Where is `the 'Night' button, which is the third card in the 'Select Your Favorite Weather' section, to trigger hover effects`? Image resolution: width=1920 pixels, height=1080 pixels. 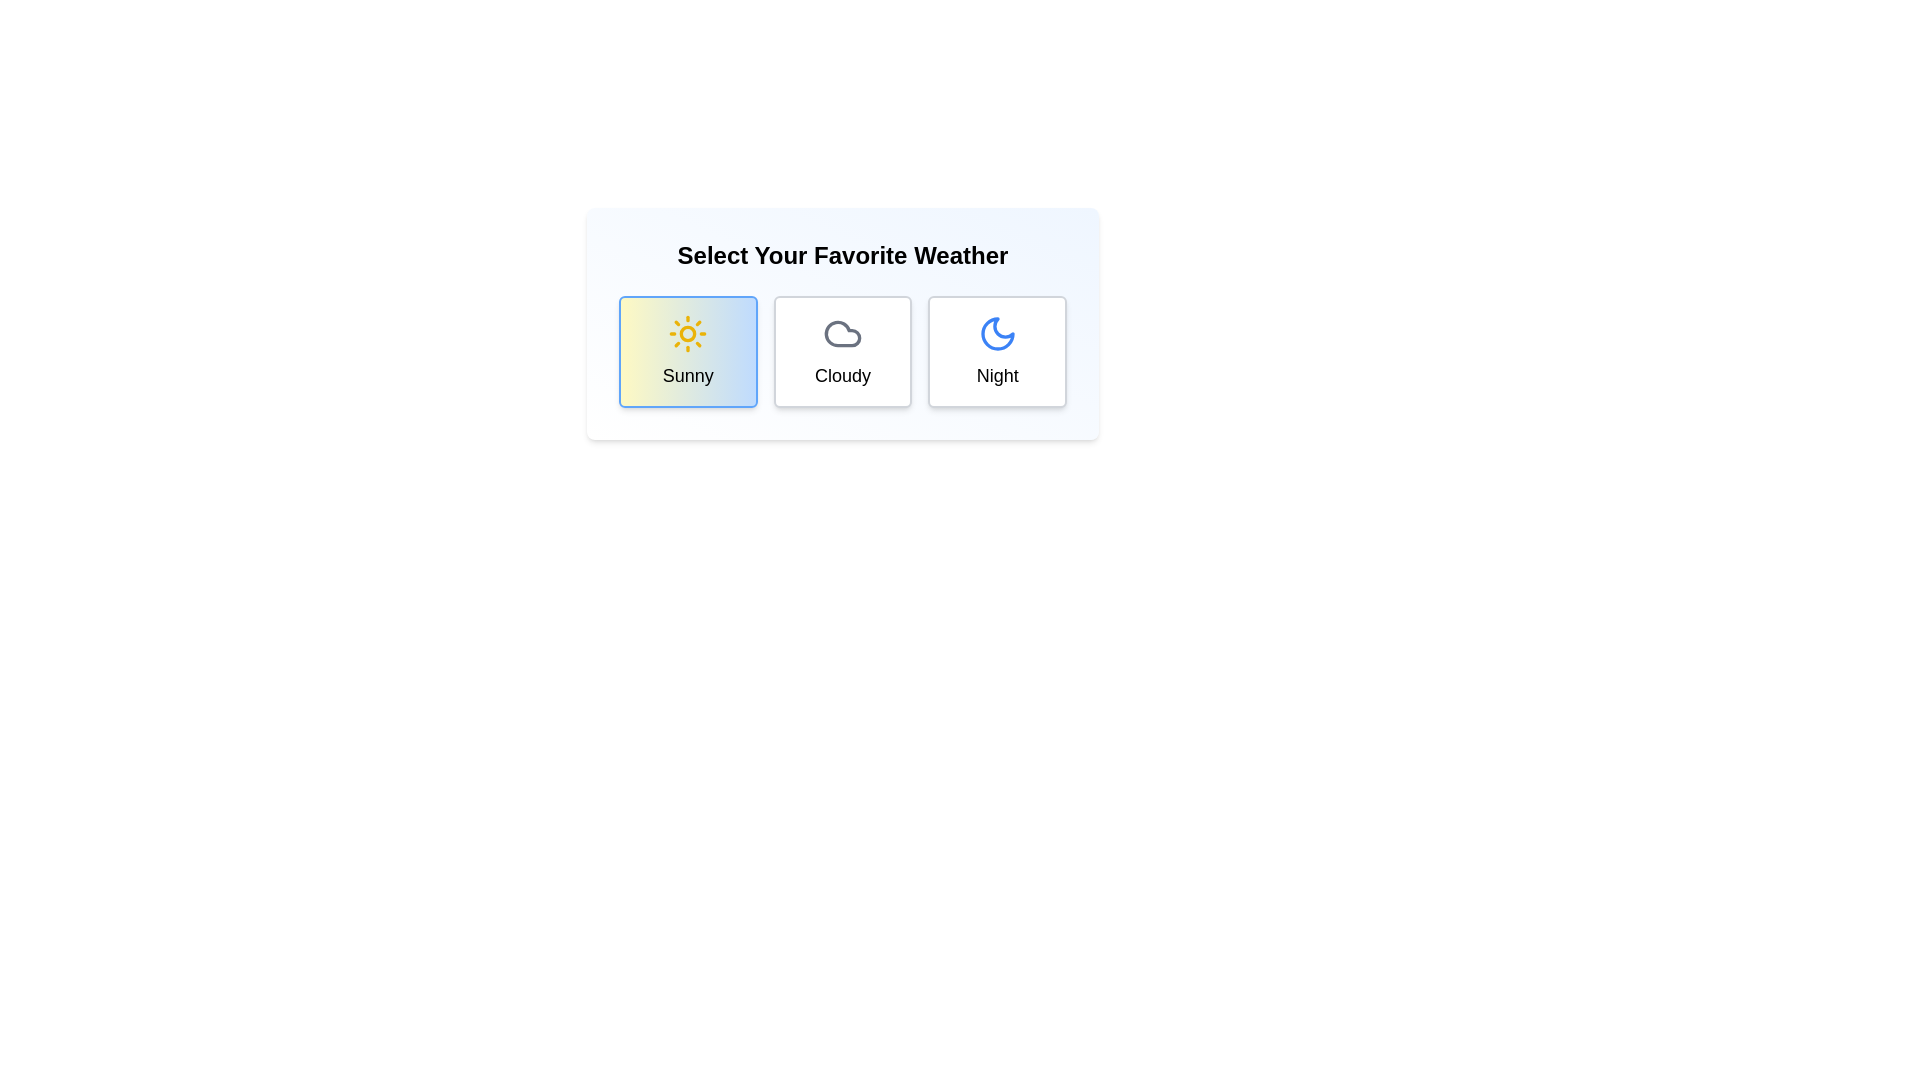
the 'Night' button, which is the third card in the 'Select Your Favorite Weather' section, to trigger hover effects is located at coordinates (997, 350).